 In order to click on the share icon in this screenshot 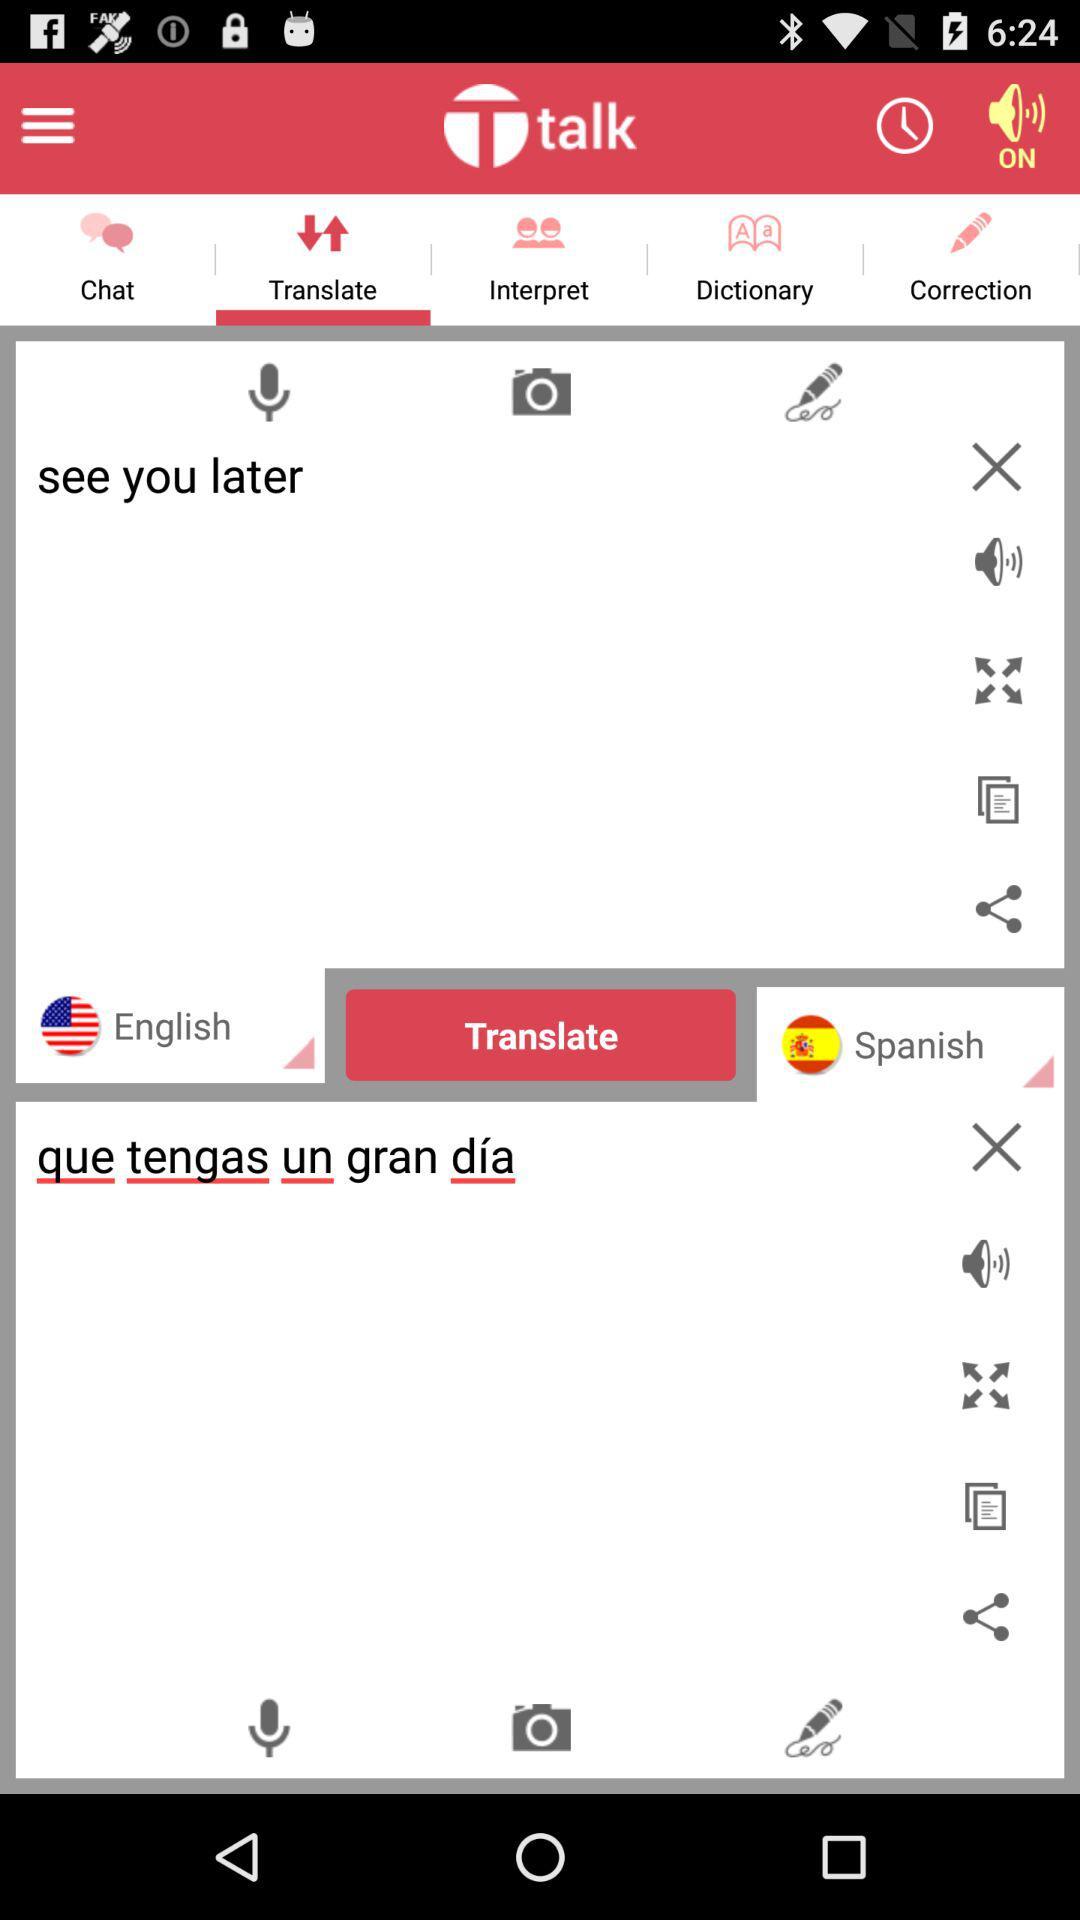, I will do `click(990, 1729)`.